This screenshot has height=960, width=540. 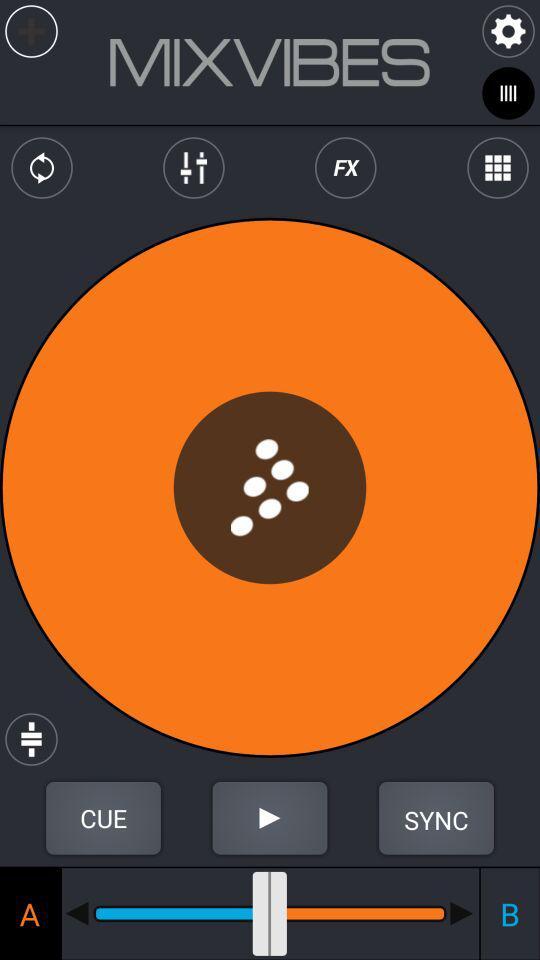 What do you see at coordinates (344, 167) in the screenshot?
I see `effects` at bounding box center [344, 167].